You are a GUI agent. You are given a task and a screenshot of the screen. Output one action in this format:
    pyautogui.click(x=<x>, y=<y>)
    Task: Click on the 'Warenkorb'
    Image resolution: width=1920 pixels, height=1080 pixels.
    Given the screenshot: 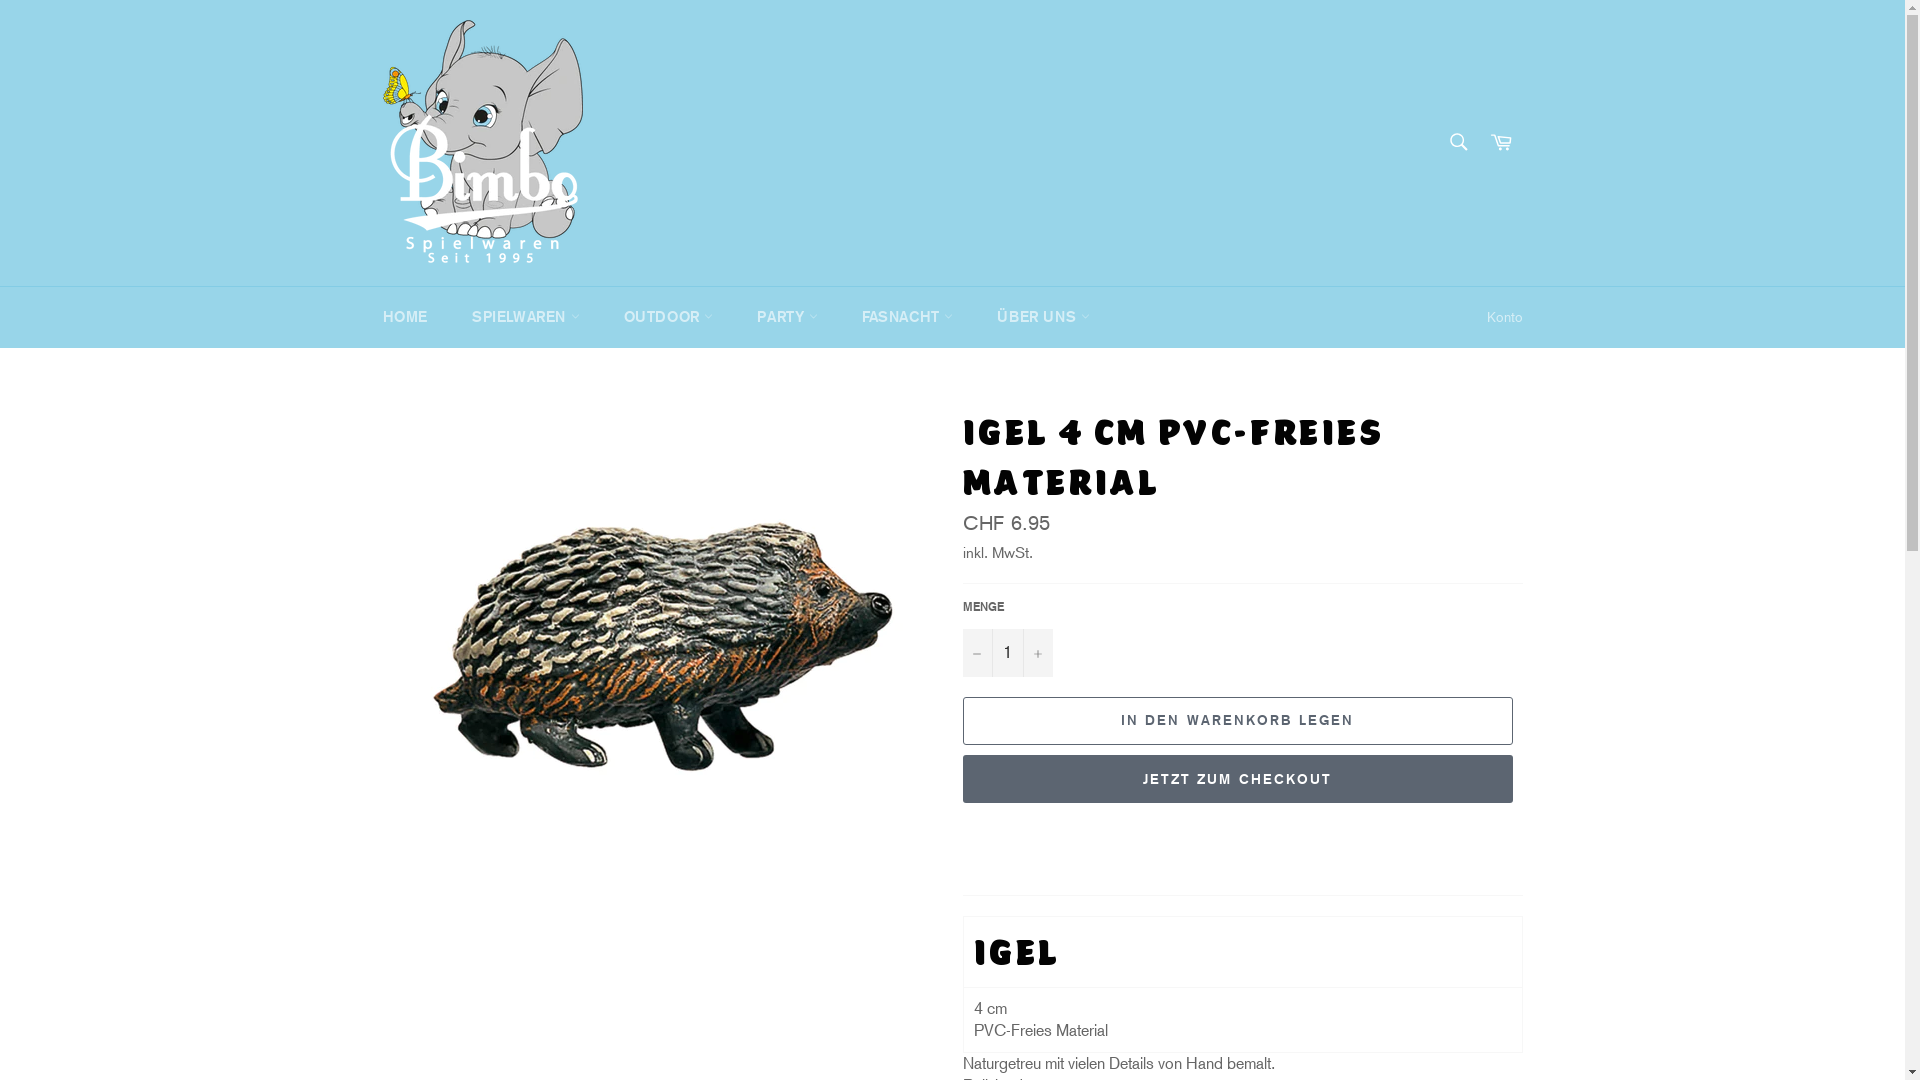 What is the action you would take?
    pyautogui.click(x=1479, y=141)
    